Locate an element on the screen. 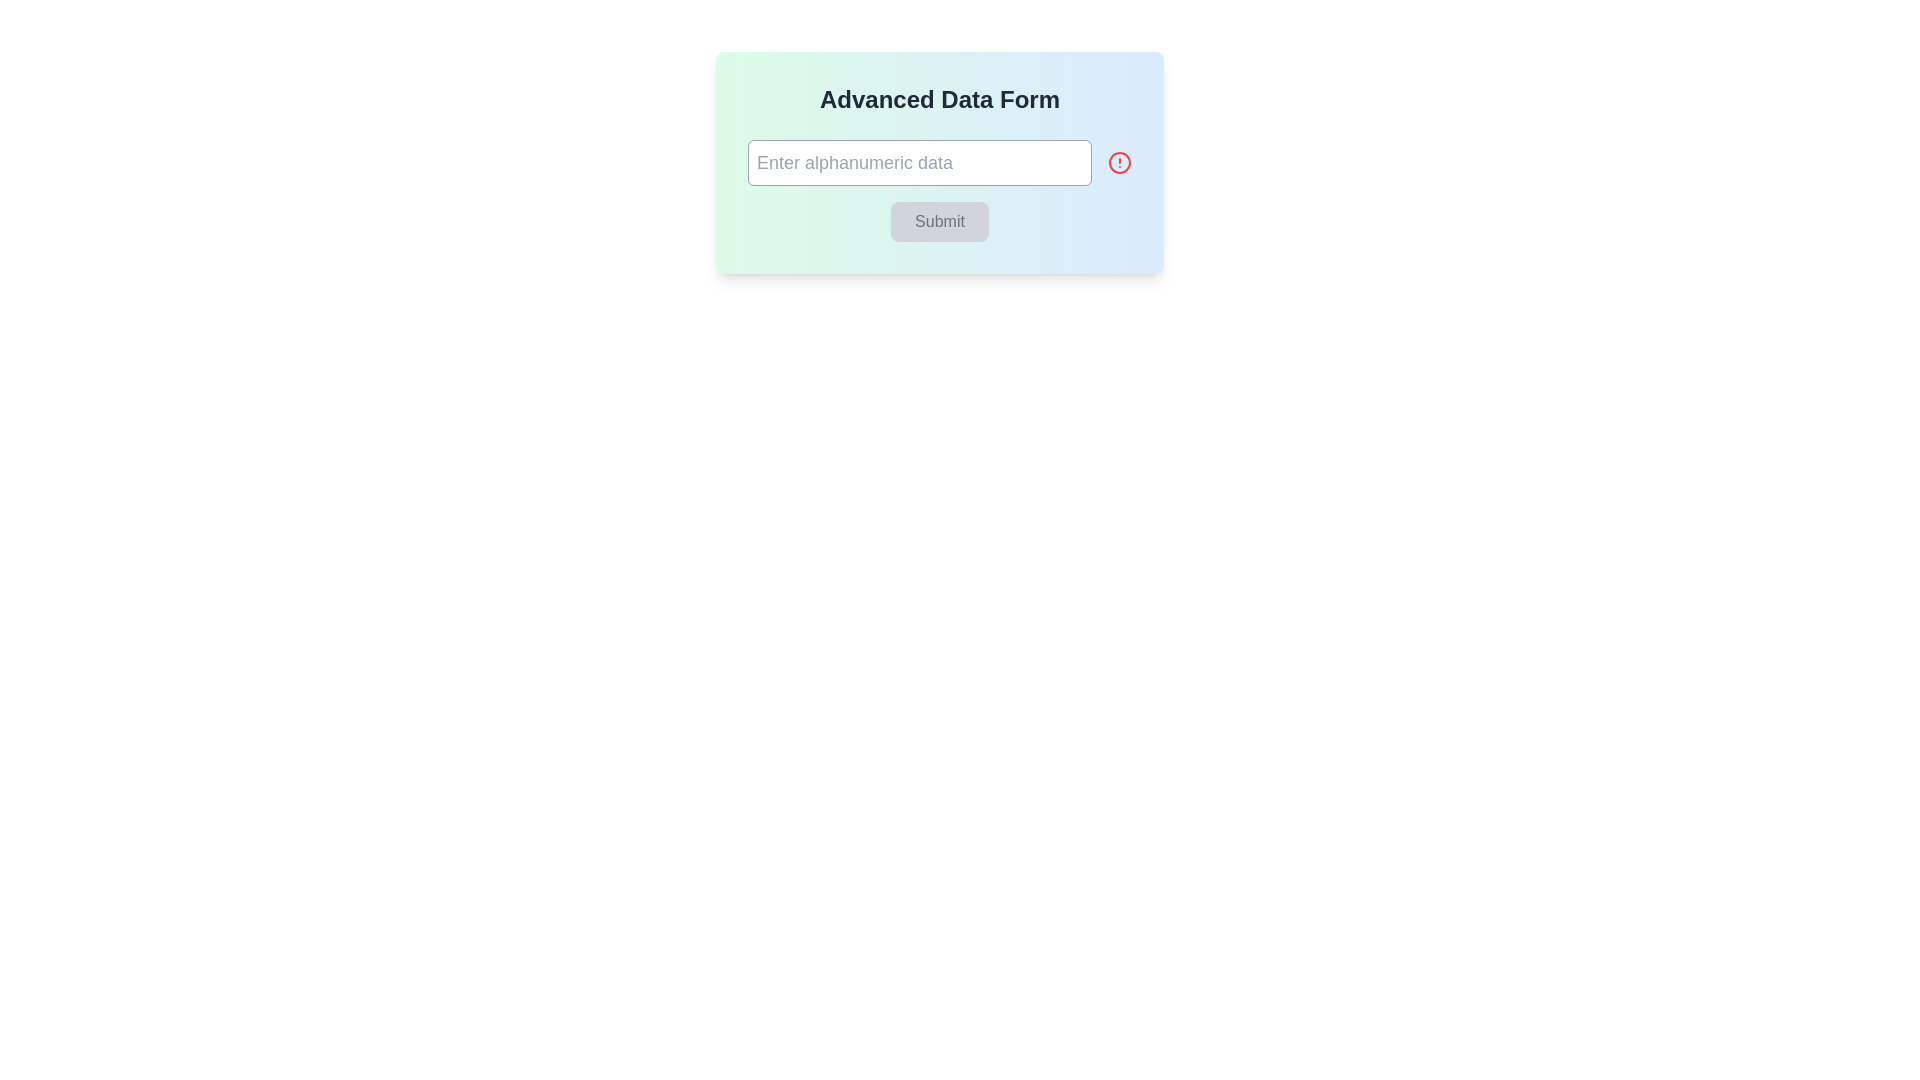  the submit button located at the bottom of the 'Advanced Data Form' section, directly underneath the input field labeled 'Enter alphanumeric data' is located at coordinates (939, 191).